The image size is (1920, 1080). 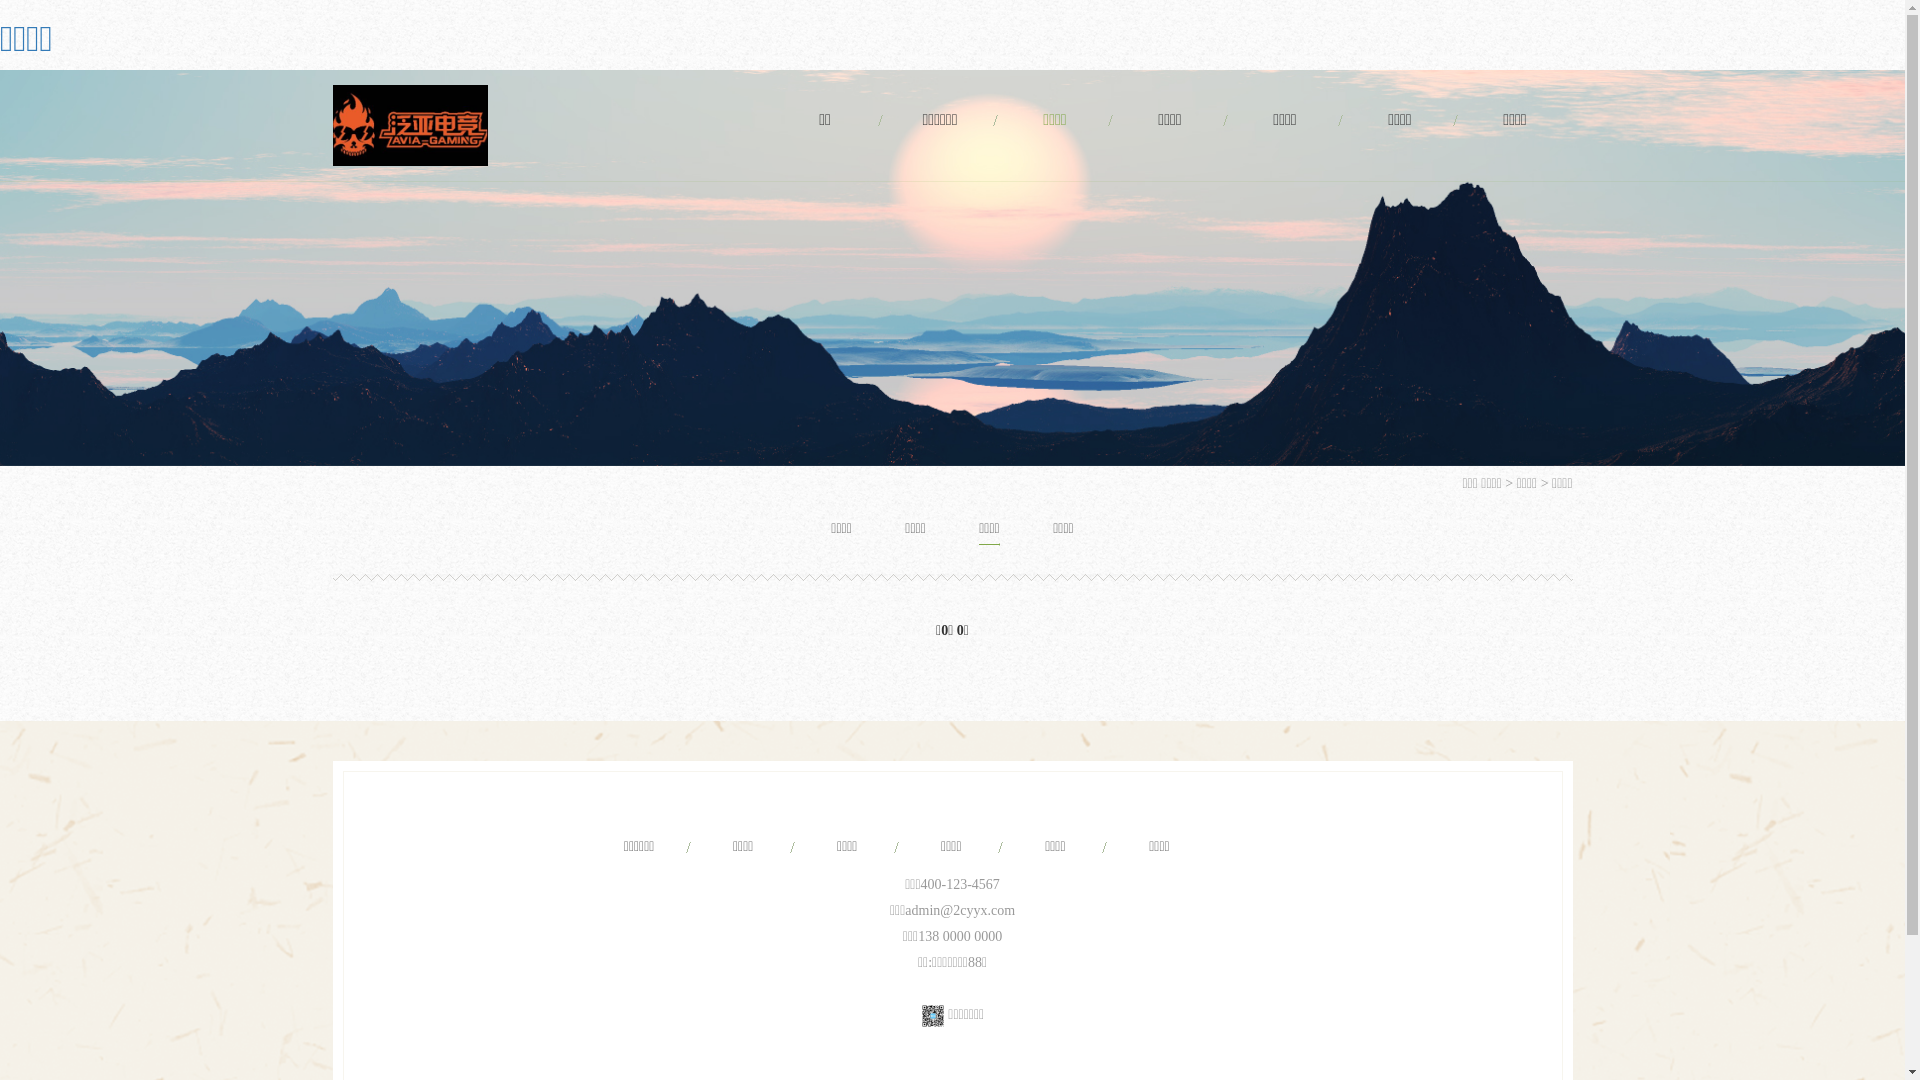 I want to click on '400-123-4567', so click(x=958, y=883).